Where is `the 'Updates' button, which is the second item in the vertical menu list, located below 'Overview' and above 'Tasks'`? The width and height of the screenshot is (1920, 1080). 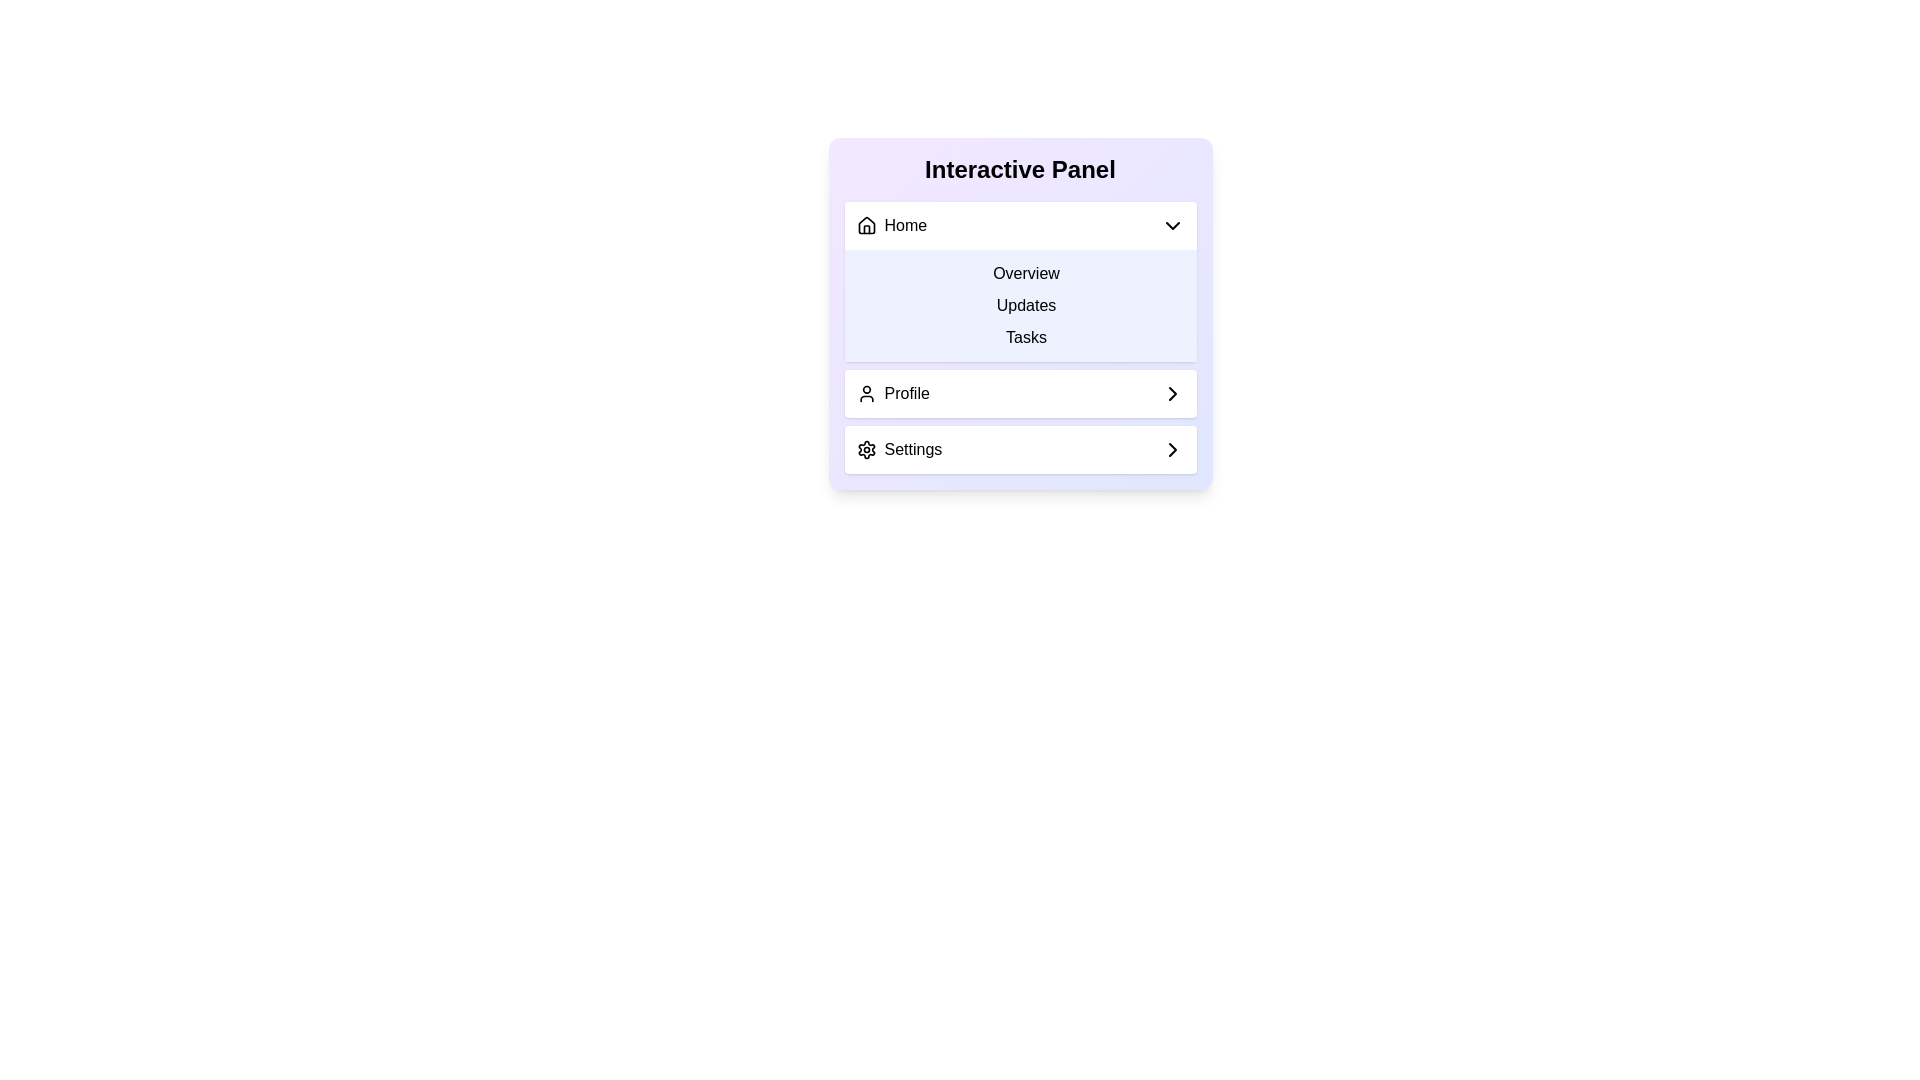 the 'Updates' button, which is the second item in the vertical menu list, located below 'Overview' and above 'Tasks' is located at coordinates (1026, 305).